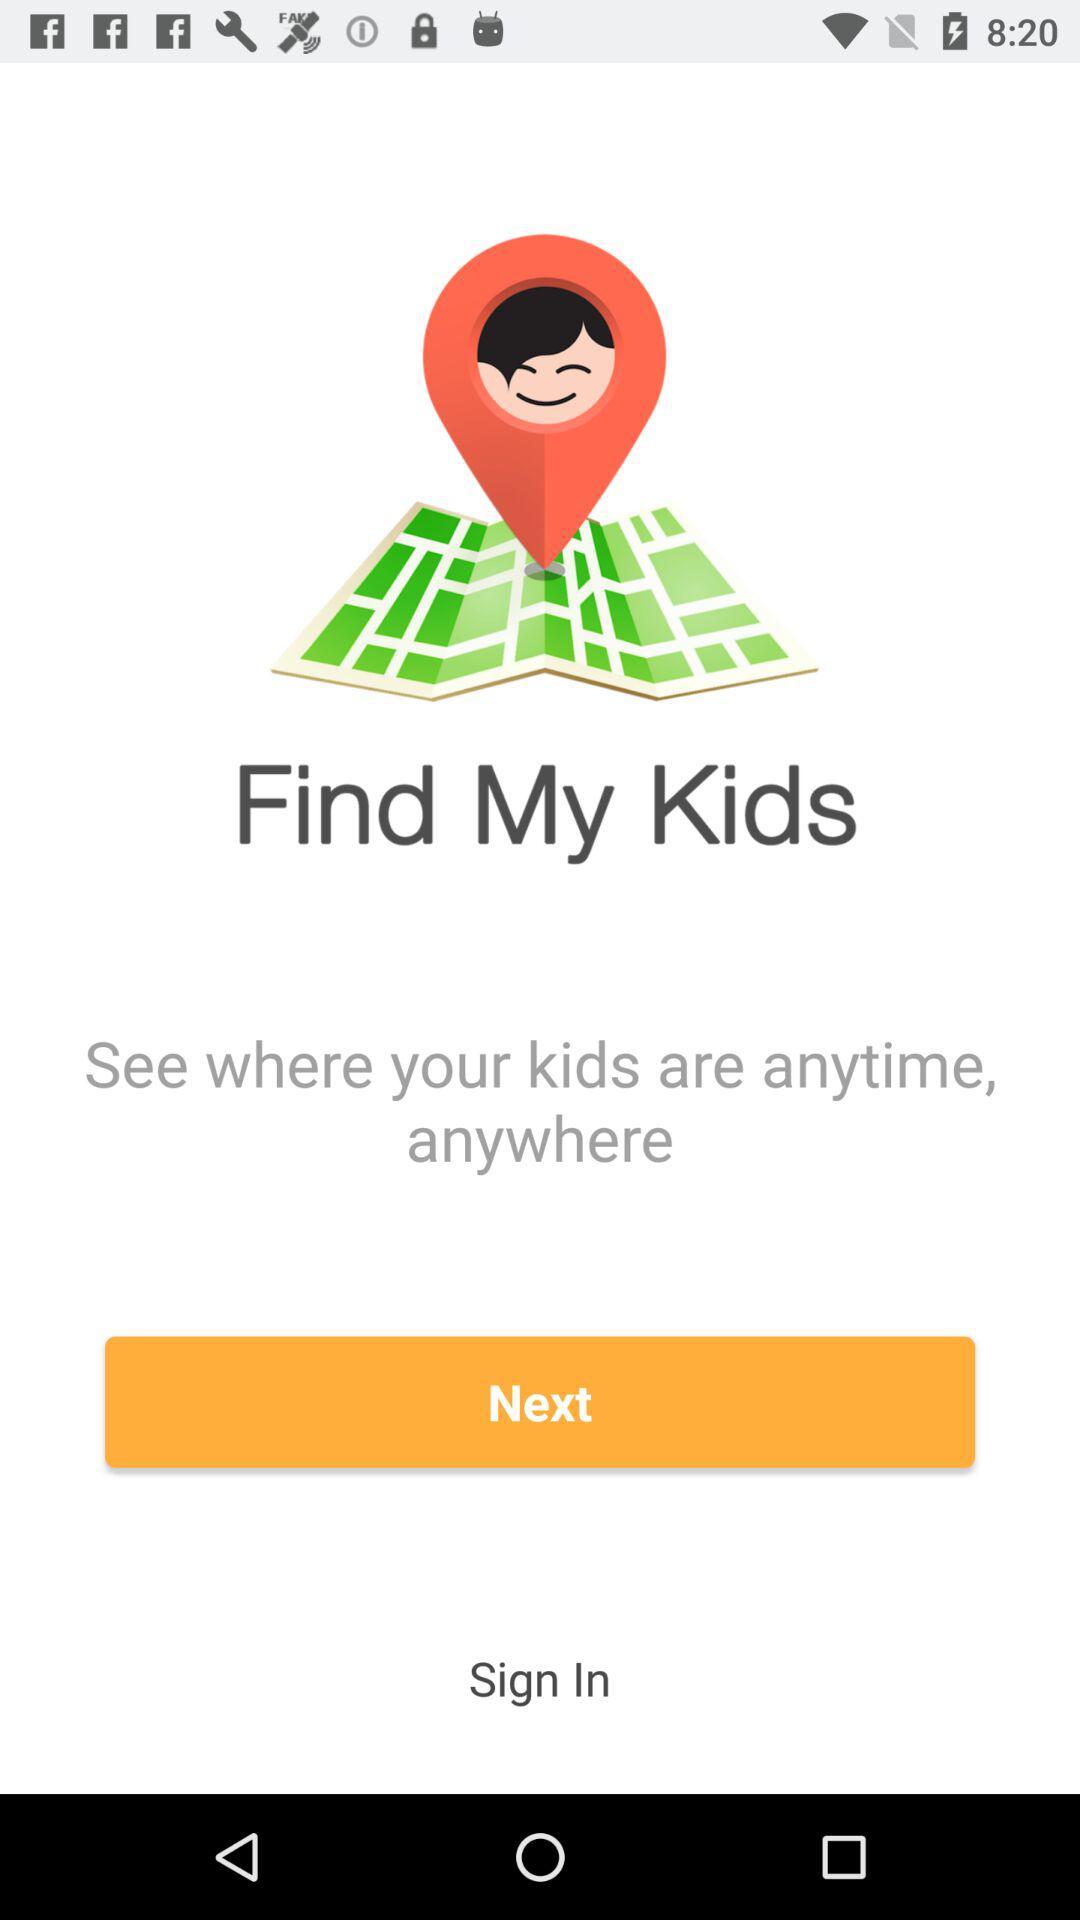 This screenshot has height=1920, width=1080. I want to click on sign in item, so click(540, 1678).